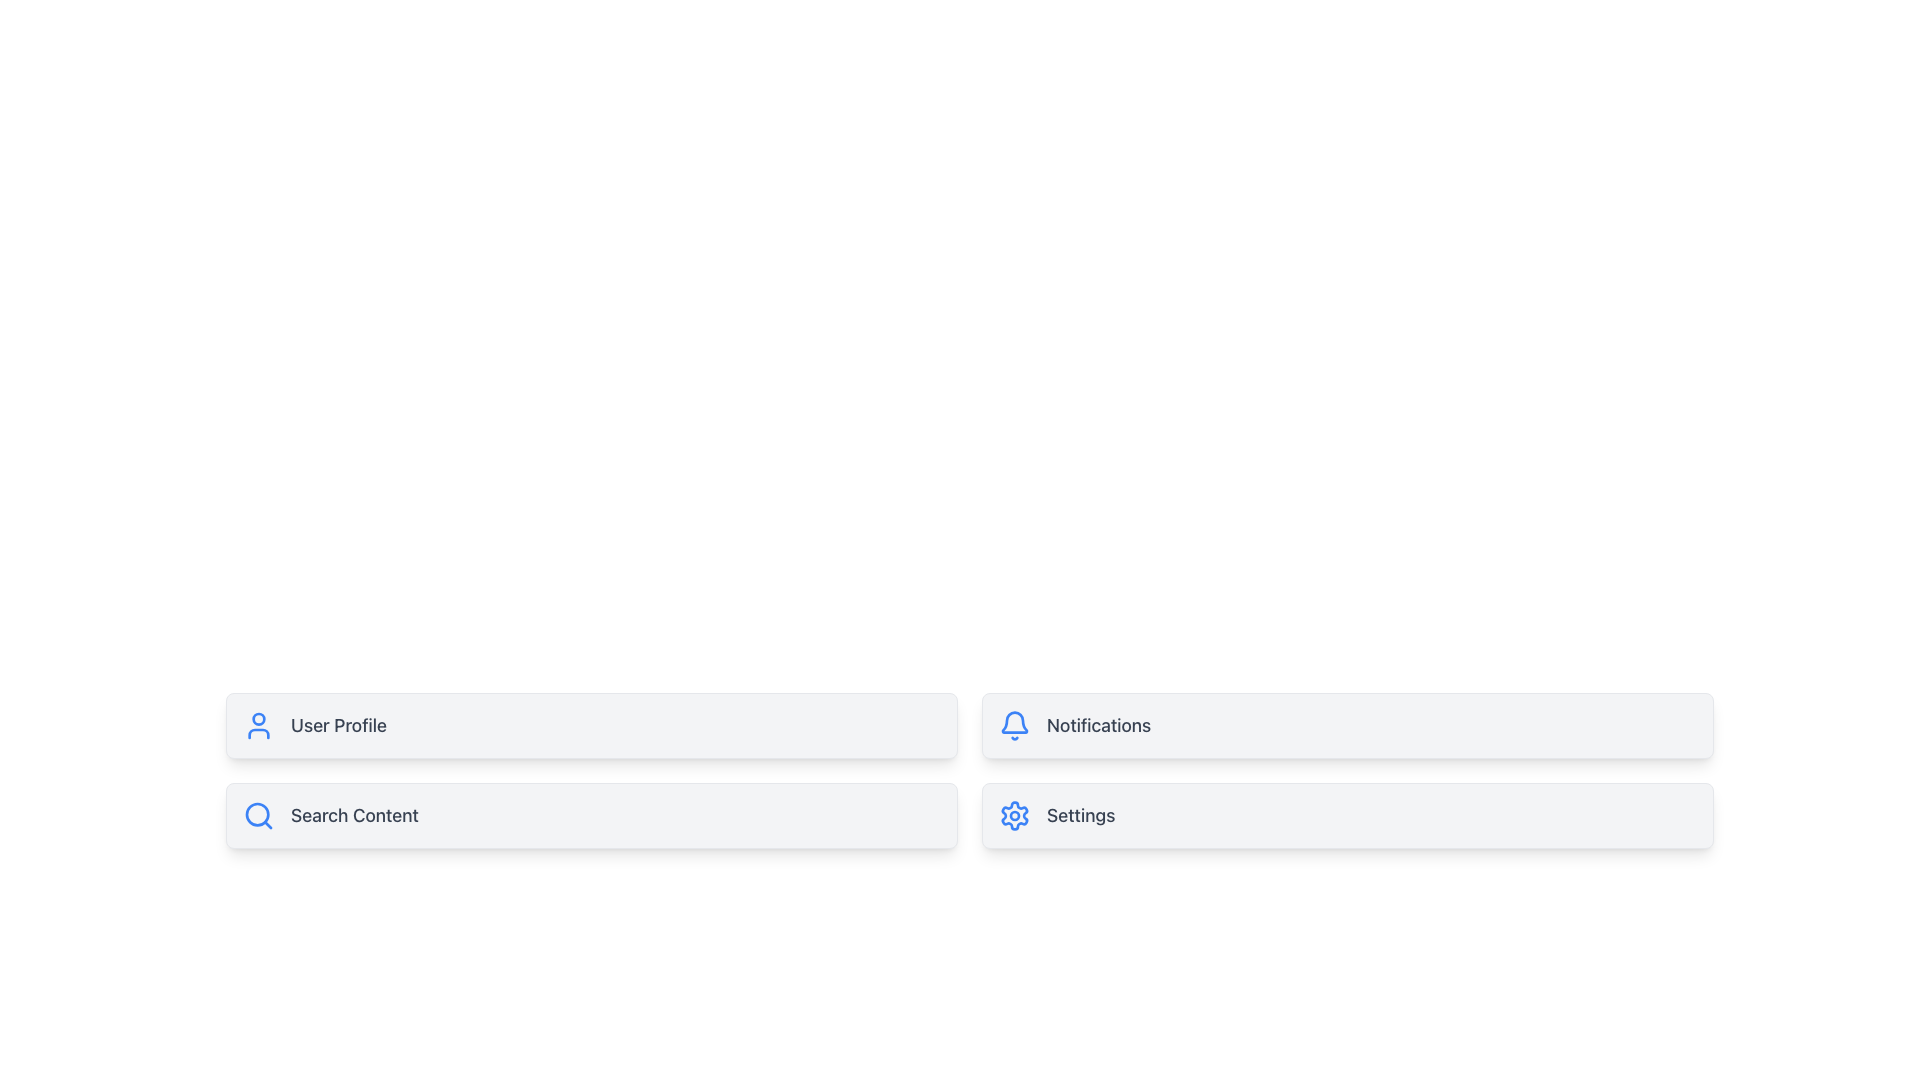 The image size is (1920, 1080). I want to click on the 'User Profile' icon located to the far left of the horizontal group containing the text labeled 'User Profile', so click(258, 725).